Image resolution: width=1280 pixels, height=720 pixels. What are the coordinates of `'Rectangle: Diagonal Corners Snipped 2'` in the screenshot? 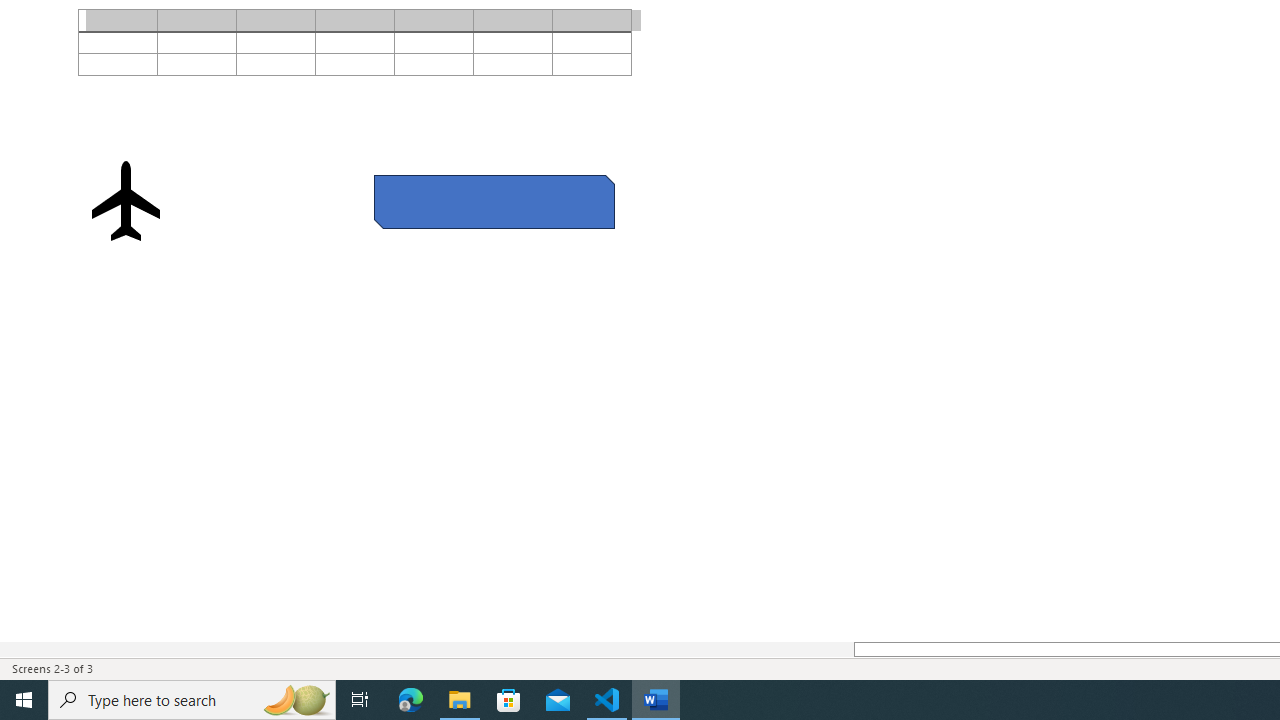 It's located at (494, 201).